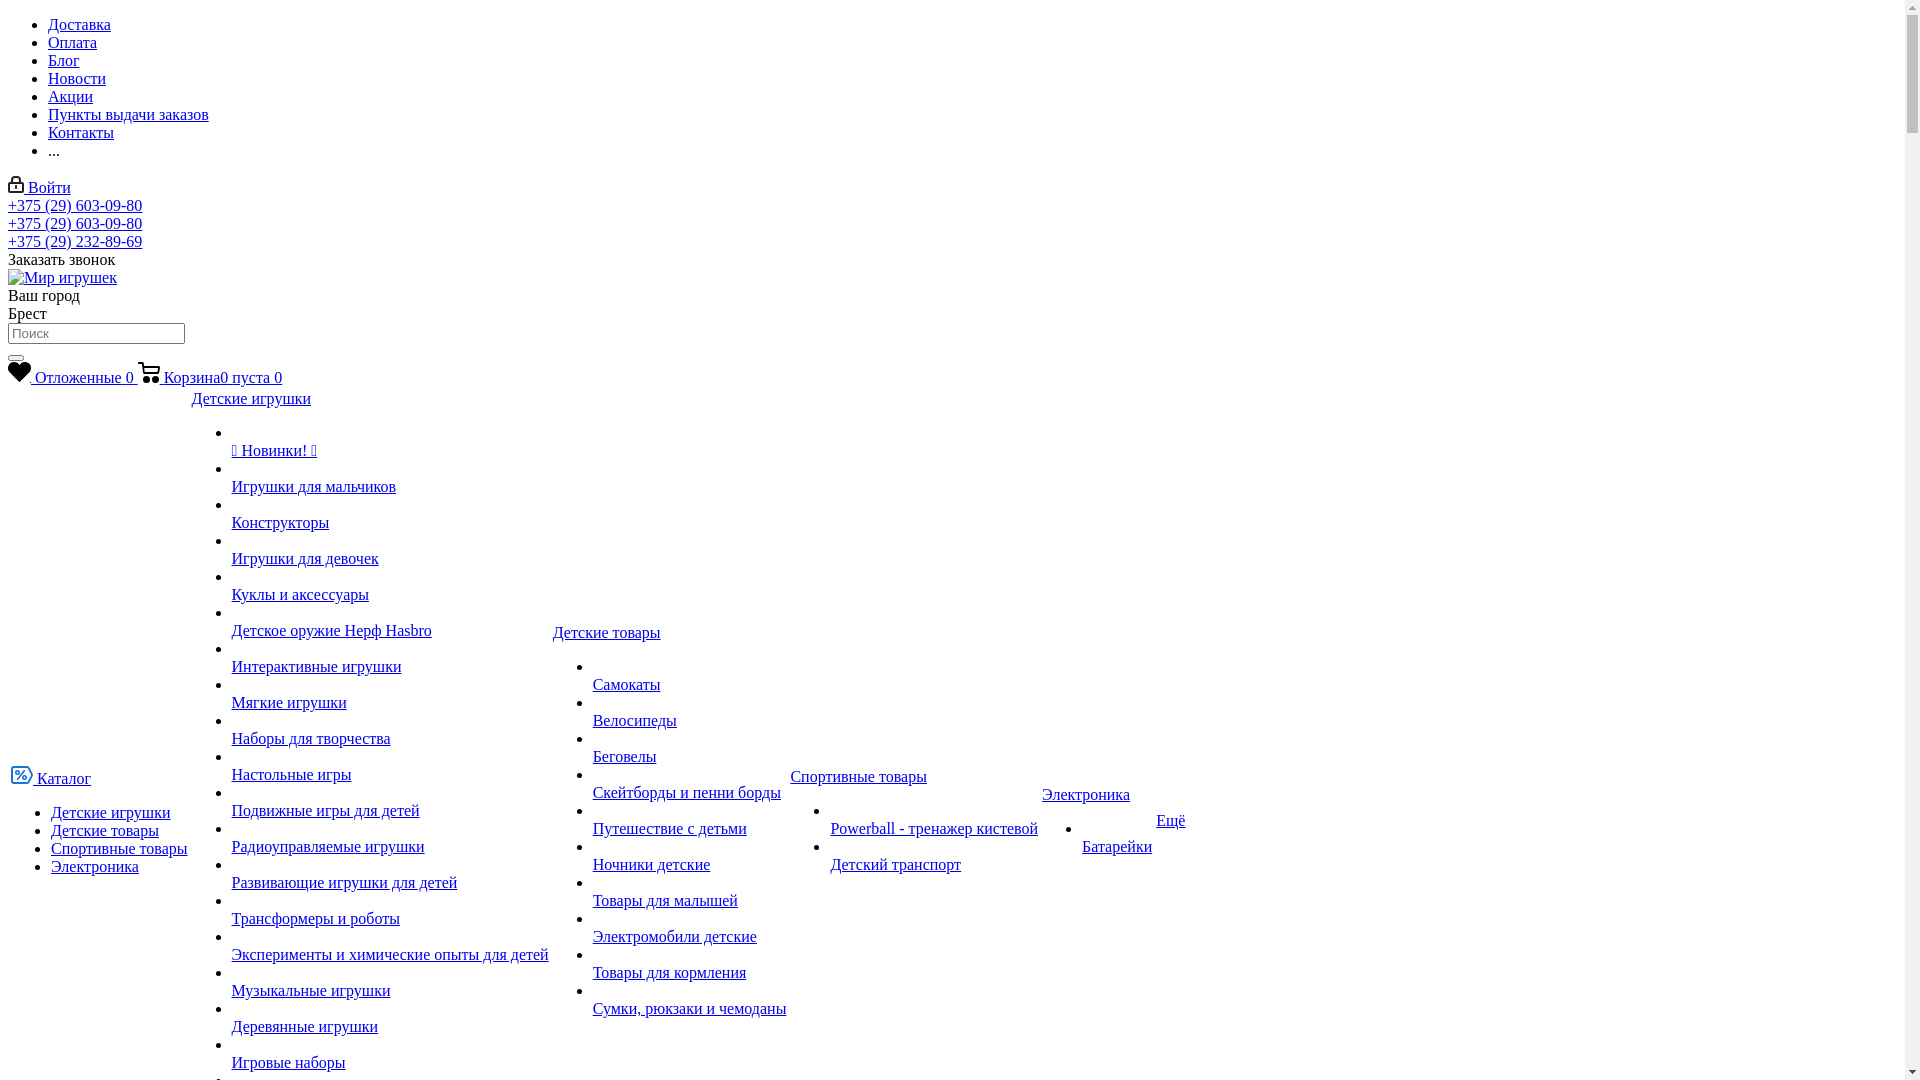 This screenshot has height=1080, width=1920. I want to click on '+375 (29) 603-09-80', so click(75, 205).